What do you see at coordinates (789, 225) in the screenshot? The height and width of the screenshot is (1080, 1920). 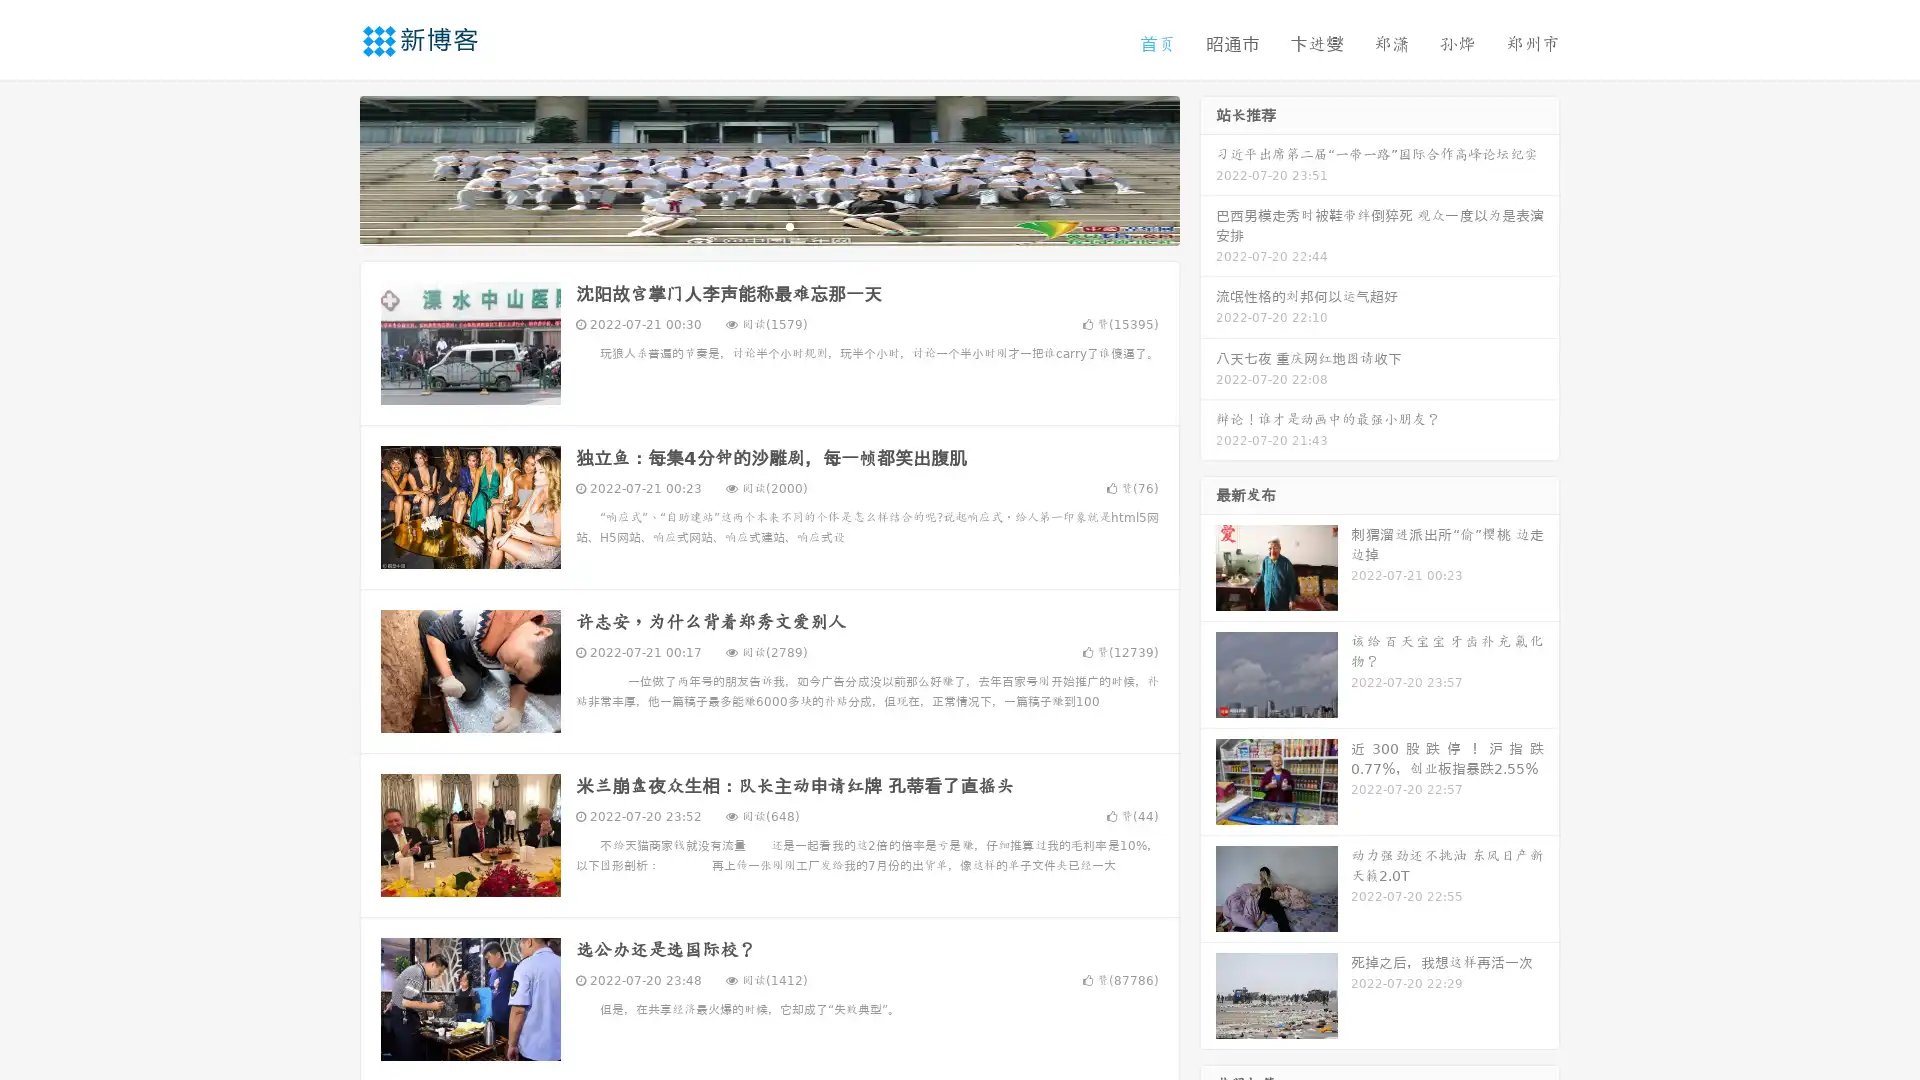 I see `Go to slide 3` at bounding box center [789, 225].